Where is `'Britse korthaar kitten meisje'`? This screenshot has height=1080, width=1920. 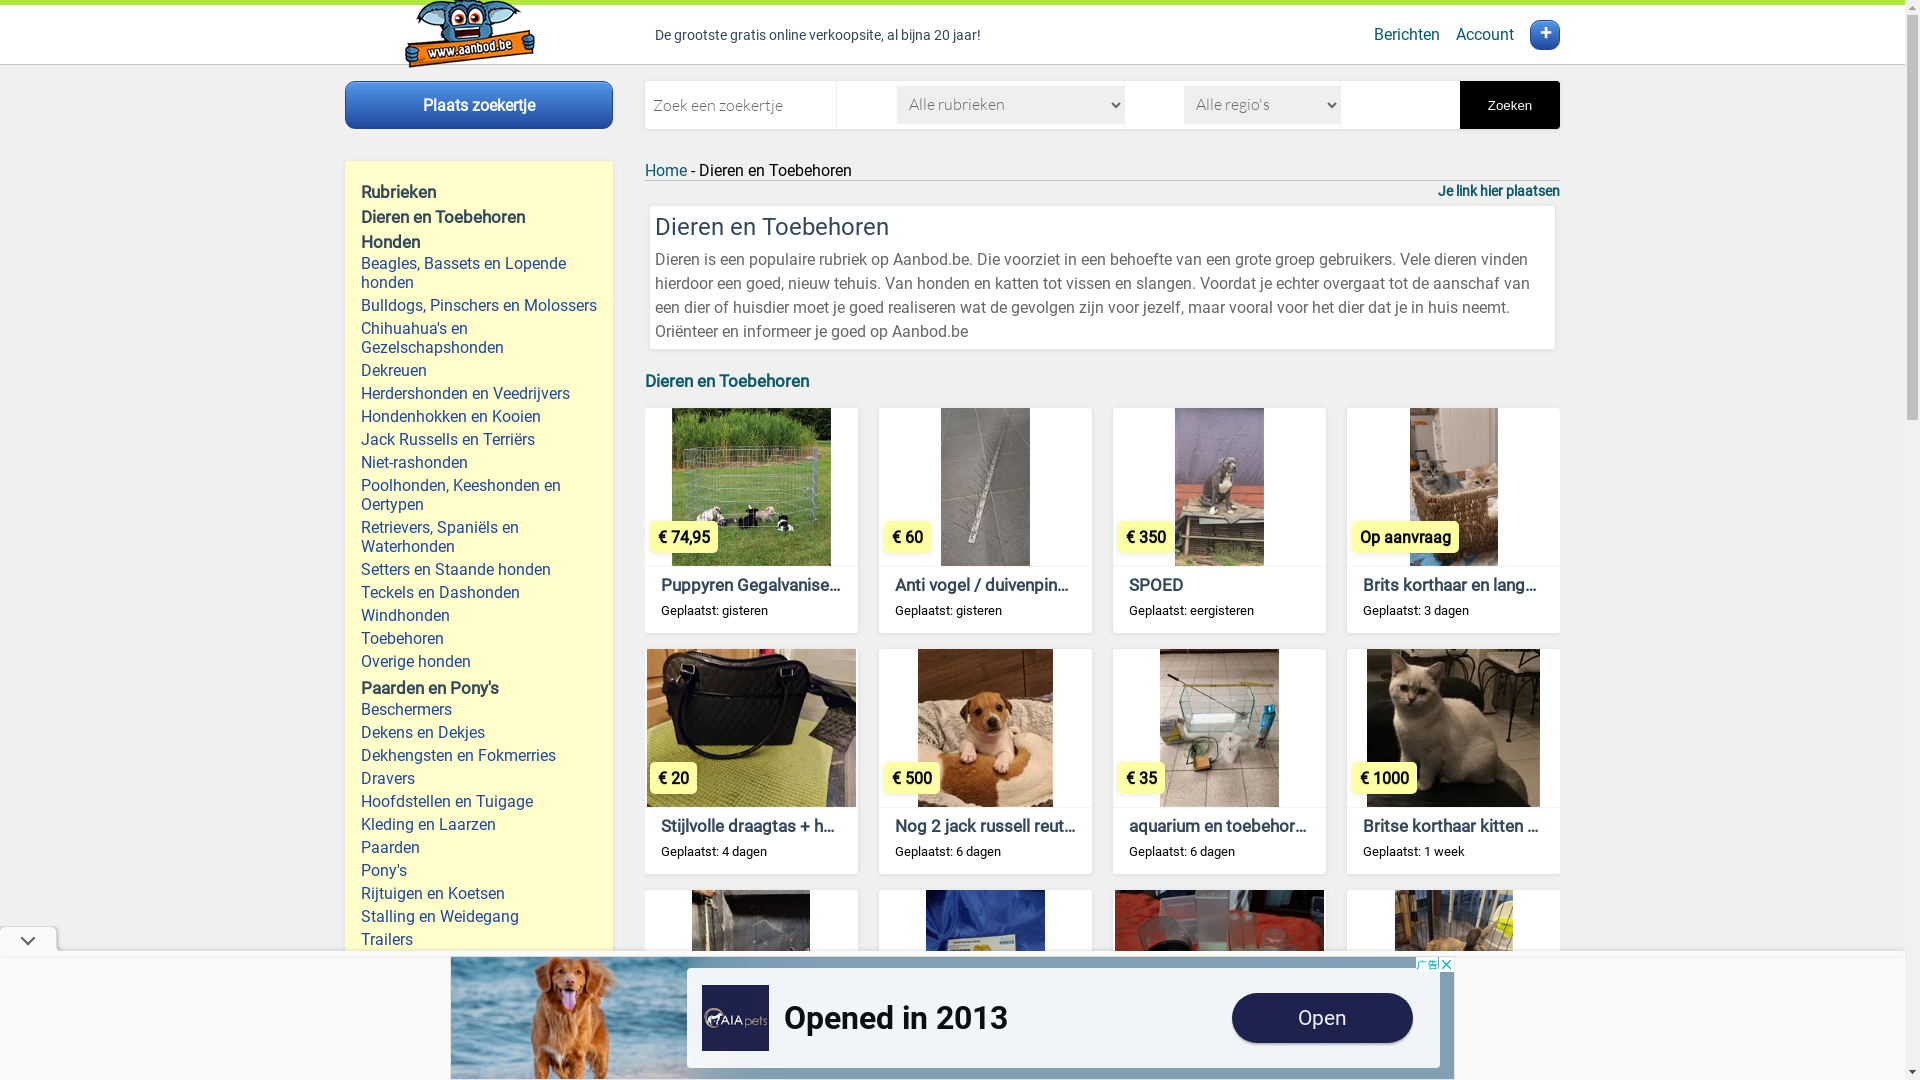
'Britse korthaar kitten meisje' is located at coordinates (1469, 825).